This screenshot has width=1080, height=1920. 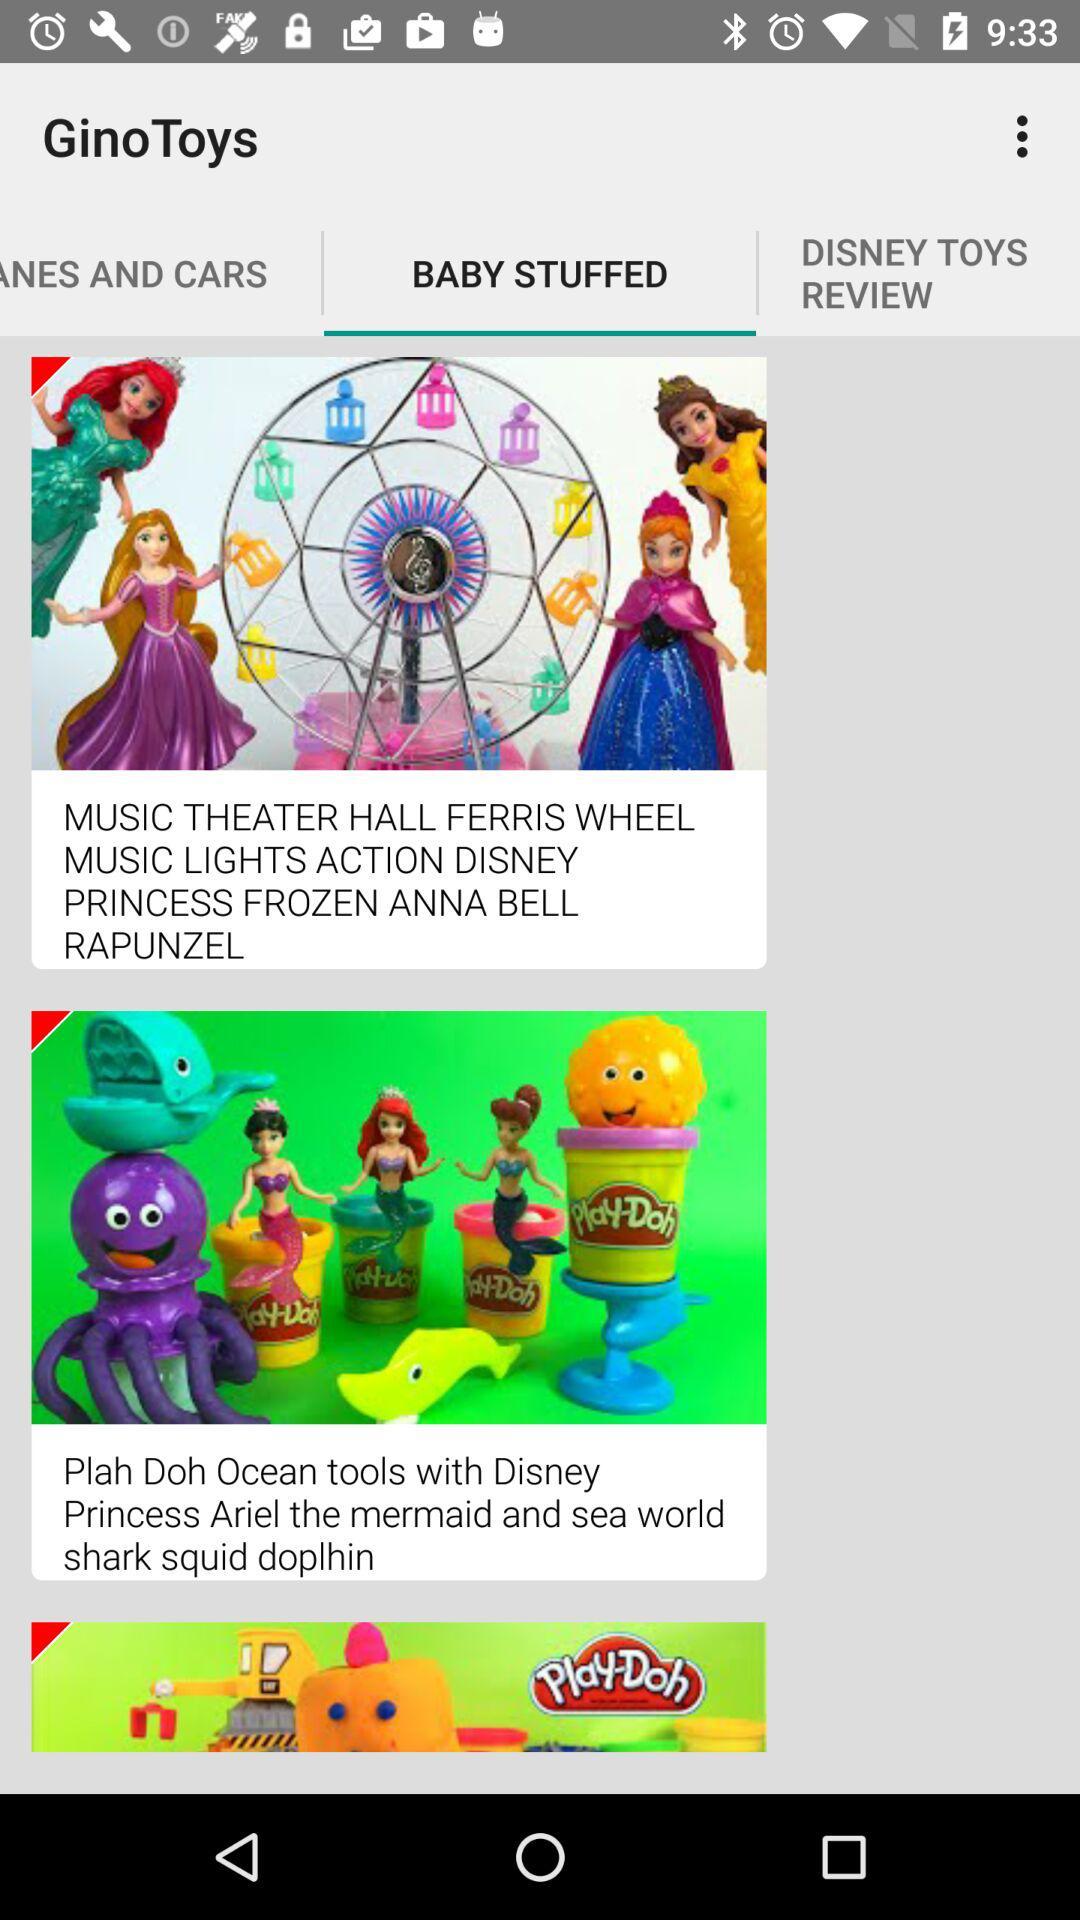 I want to click on icon to the right of baby stuffed icon, so click(x=1027, y=135).